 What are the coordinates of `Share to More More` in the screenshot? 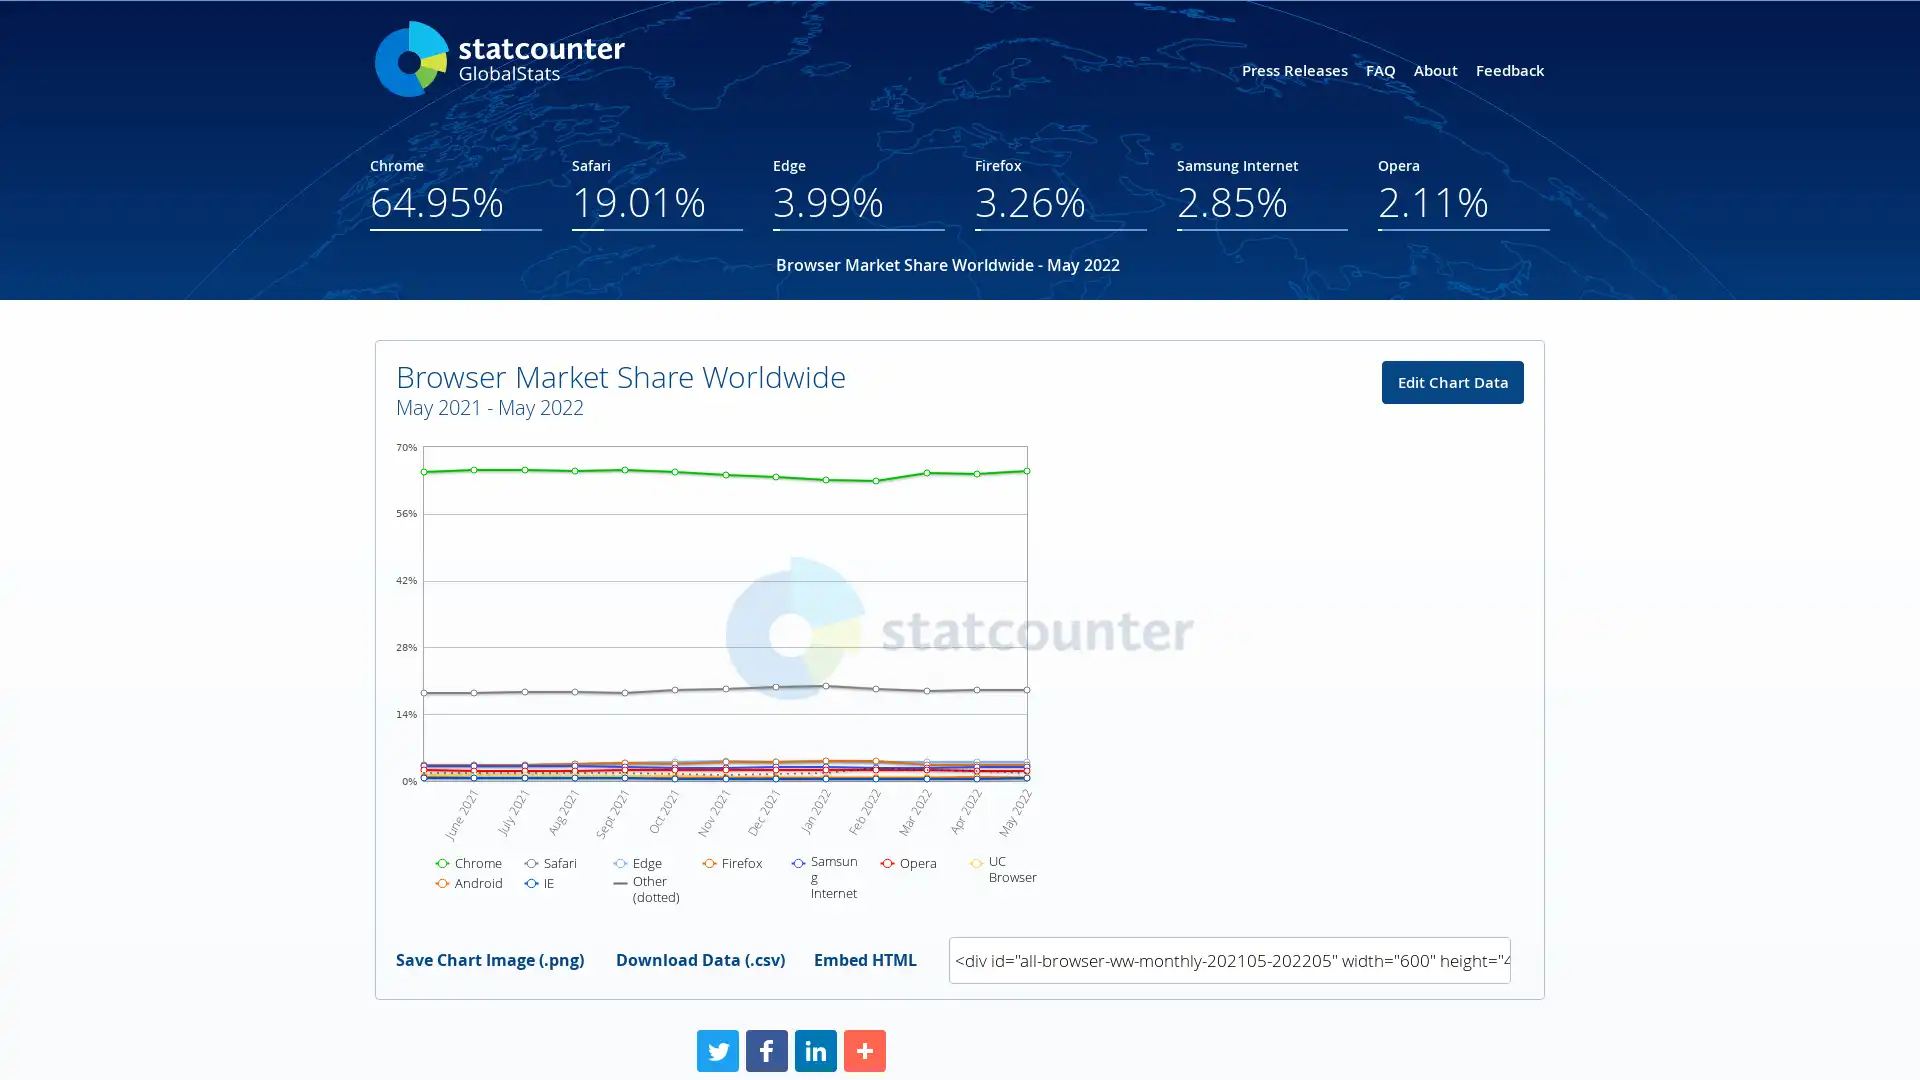 It's located at (1074, 1049).